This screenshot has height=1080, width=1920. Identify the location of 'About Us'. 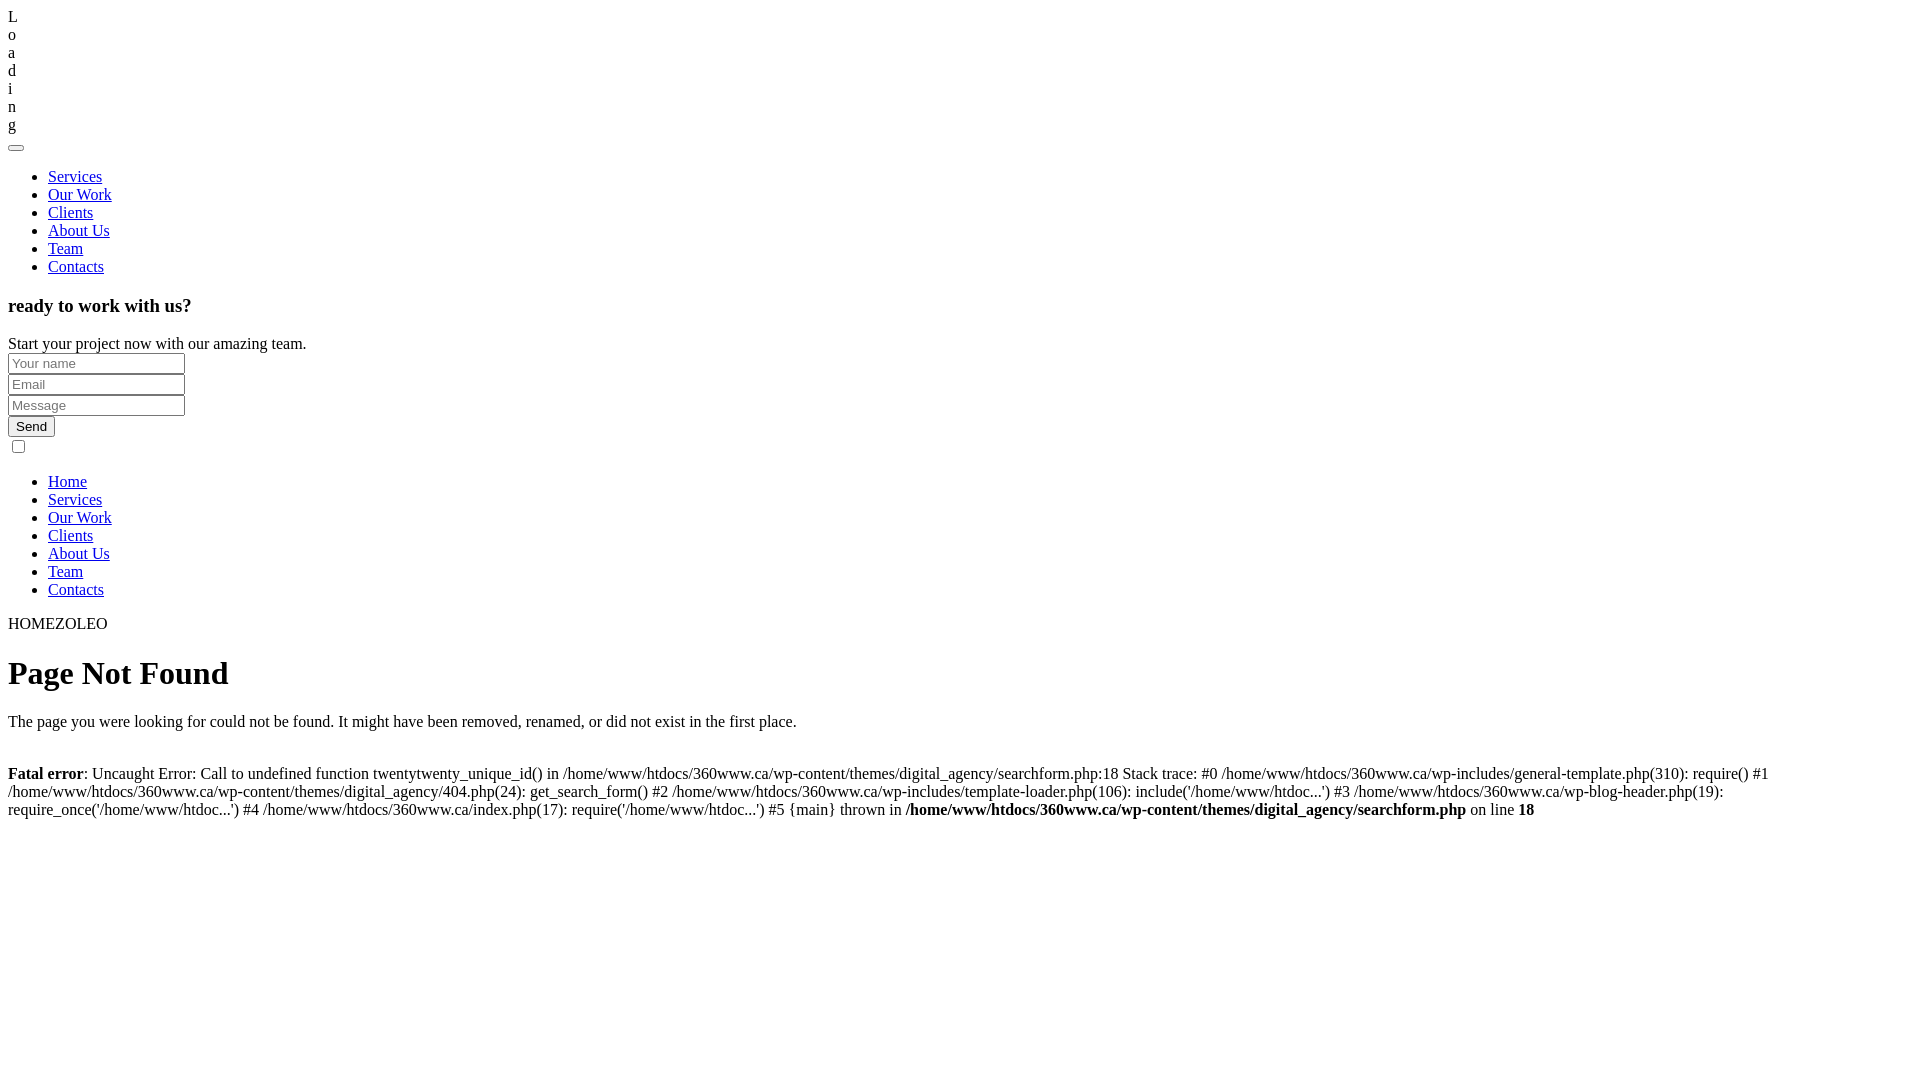
(48, 229).